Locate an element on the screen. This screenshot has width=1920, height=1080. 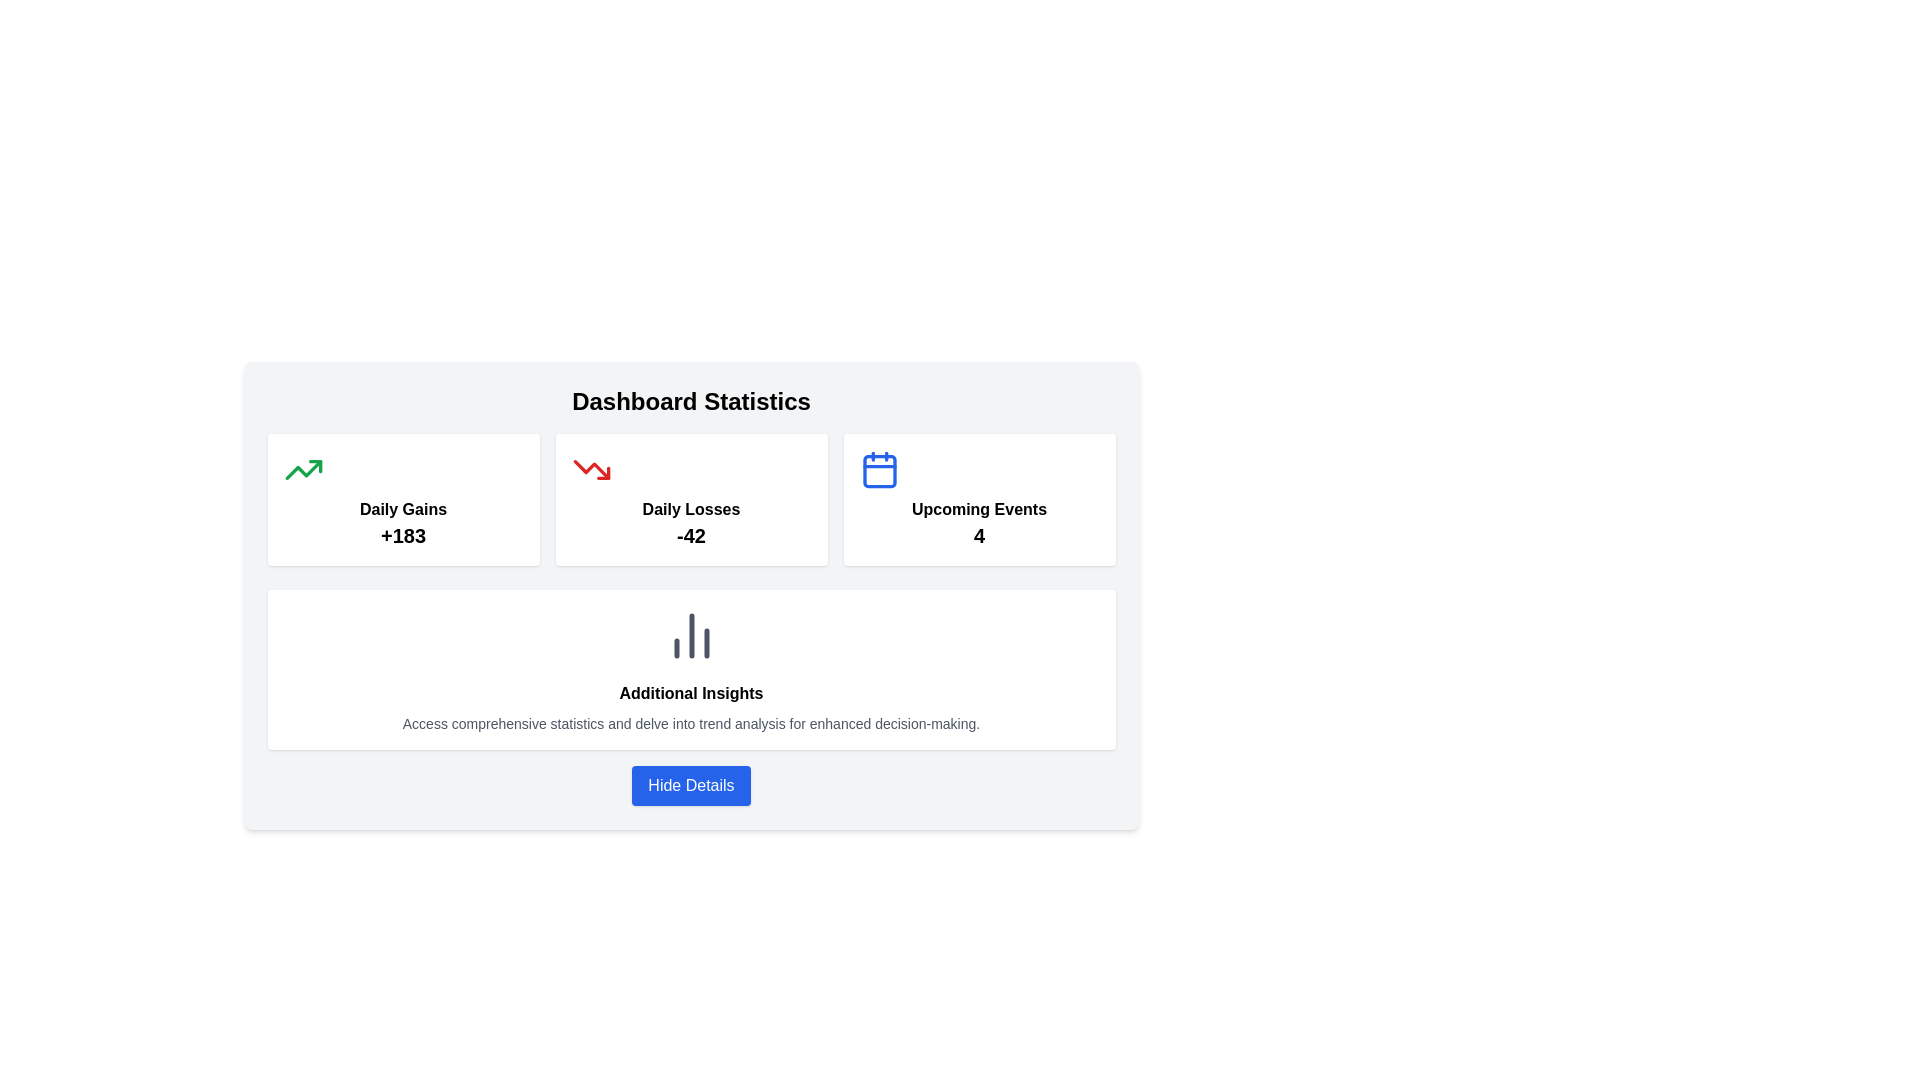
the downward trending triangle marker icon within the 'Daily Losses' box on the dashboard statistics is located at coordinates (602, 473).